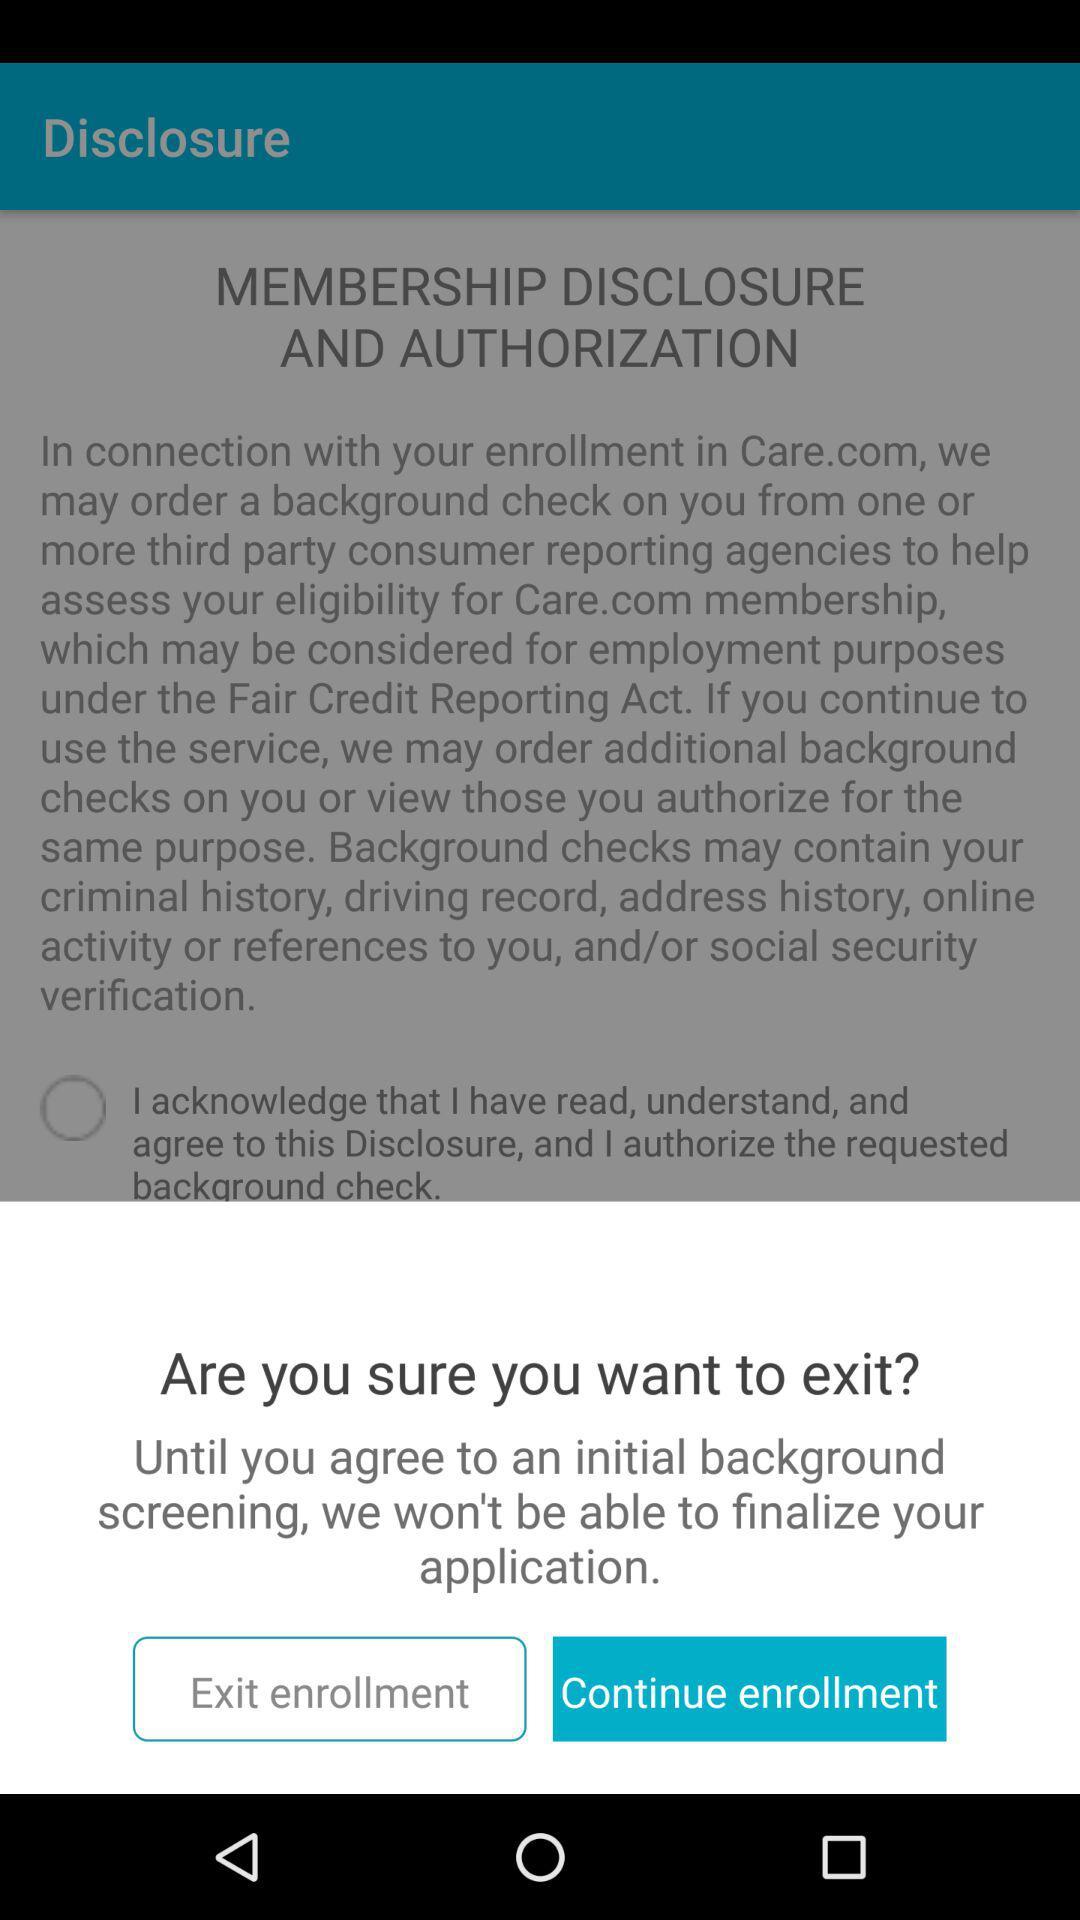 The image size is (1080, 1920). I want to click on the item next to the continue enrollment icon, so click(328, 1688).